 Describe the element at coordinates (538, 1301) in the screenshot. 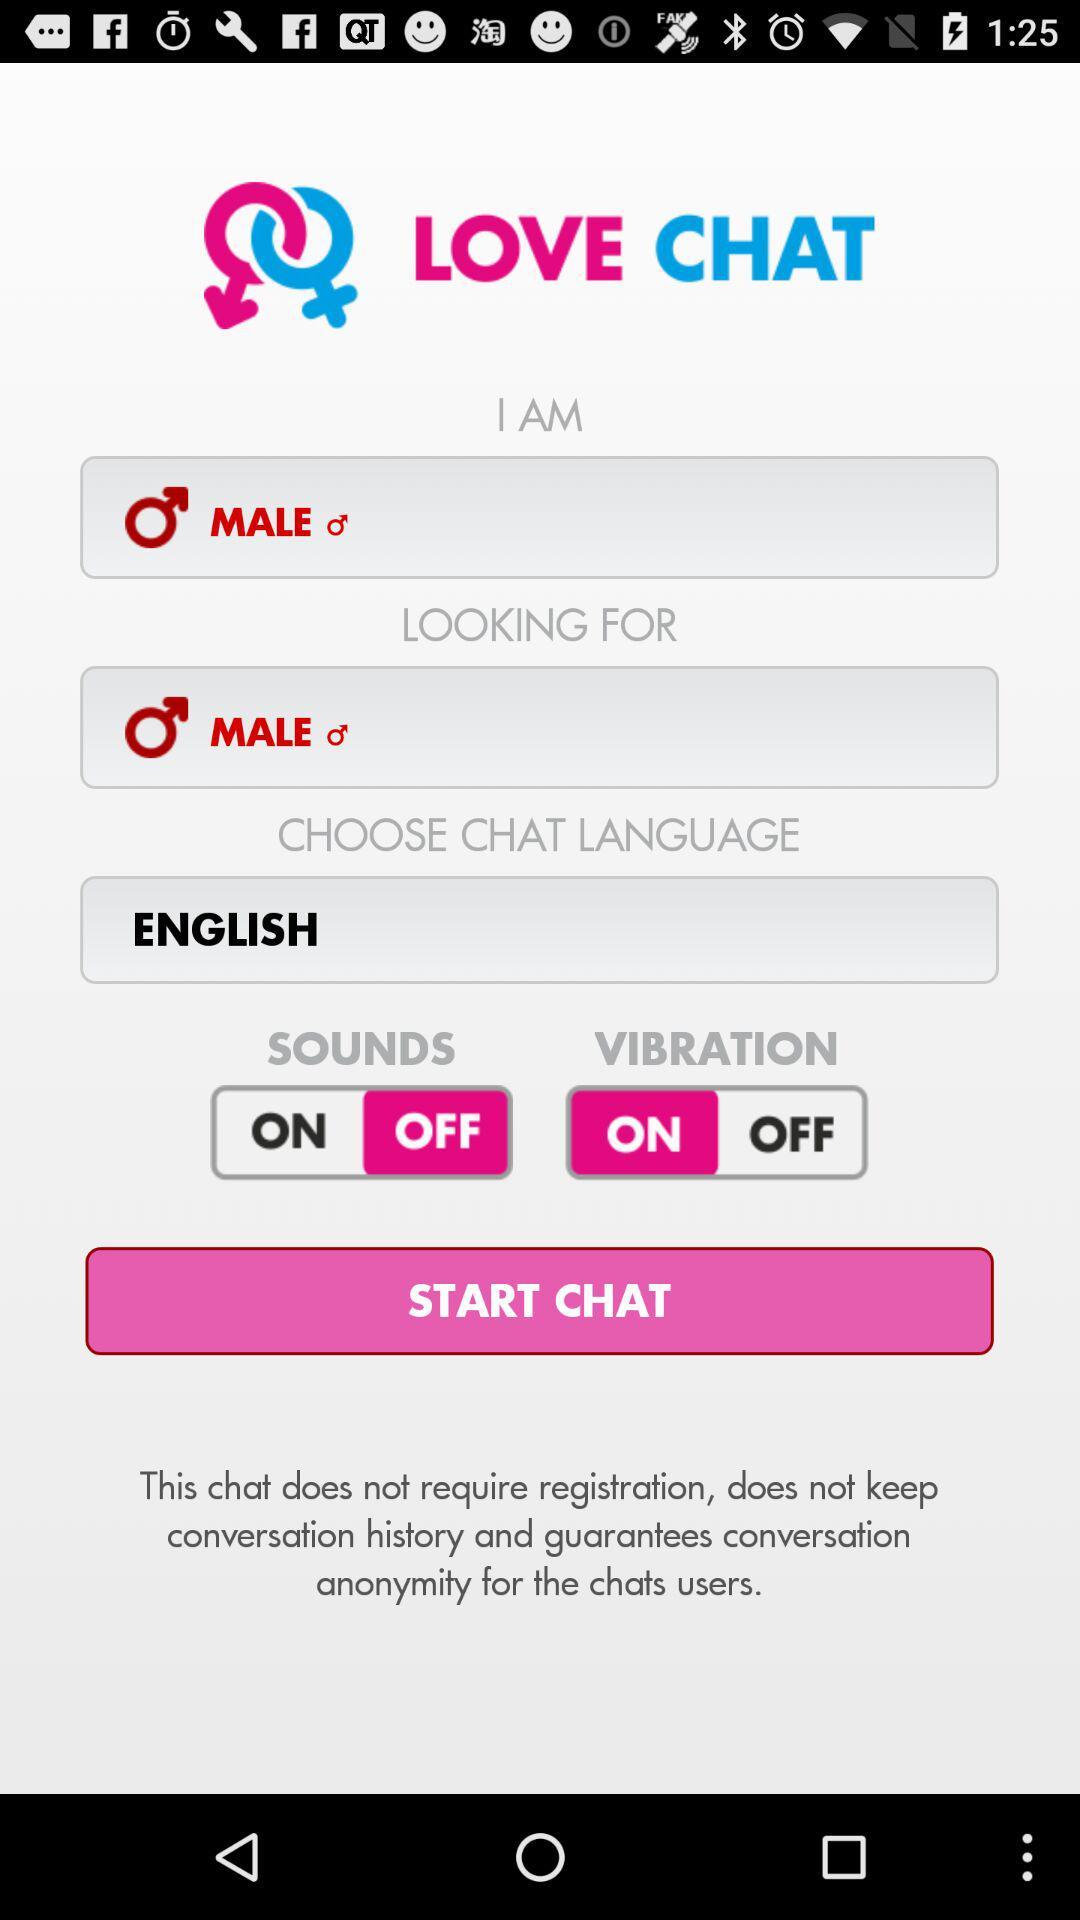

I see `the start chat button` at that location.